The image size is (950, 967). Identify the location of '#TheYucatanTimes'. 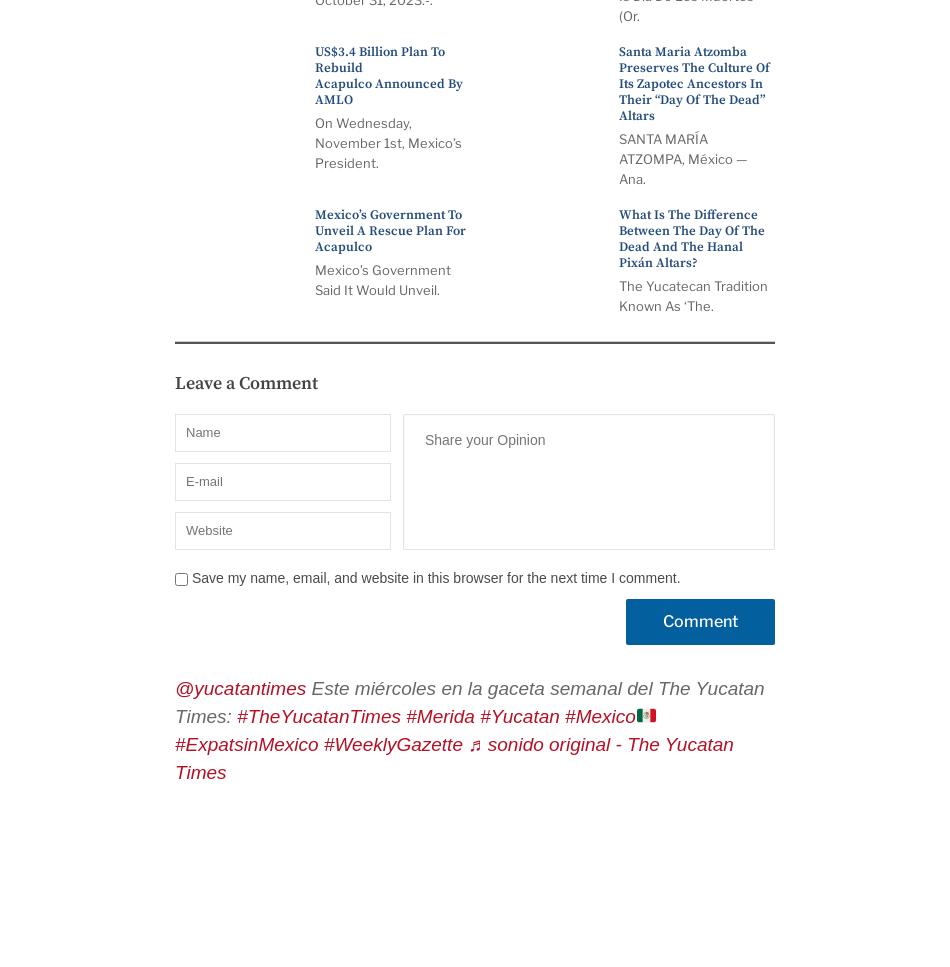
(237, 715).